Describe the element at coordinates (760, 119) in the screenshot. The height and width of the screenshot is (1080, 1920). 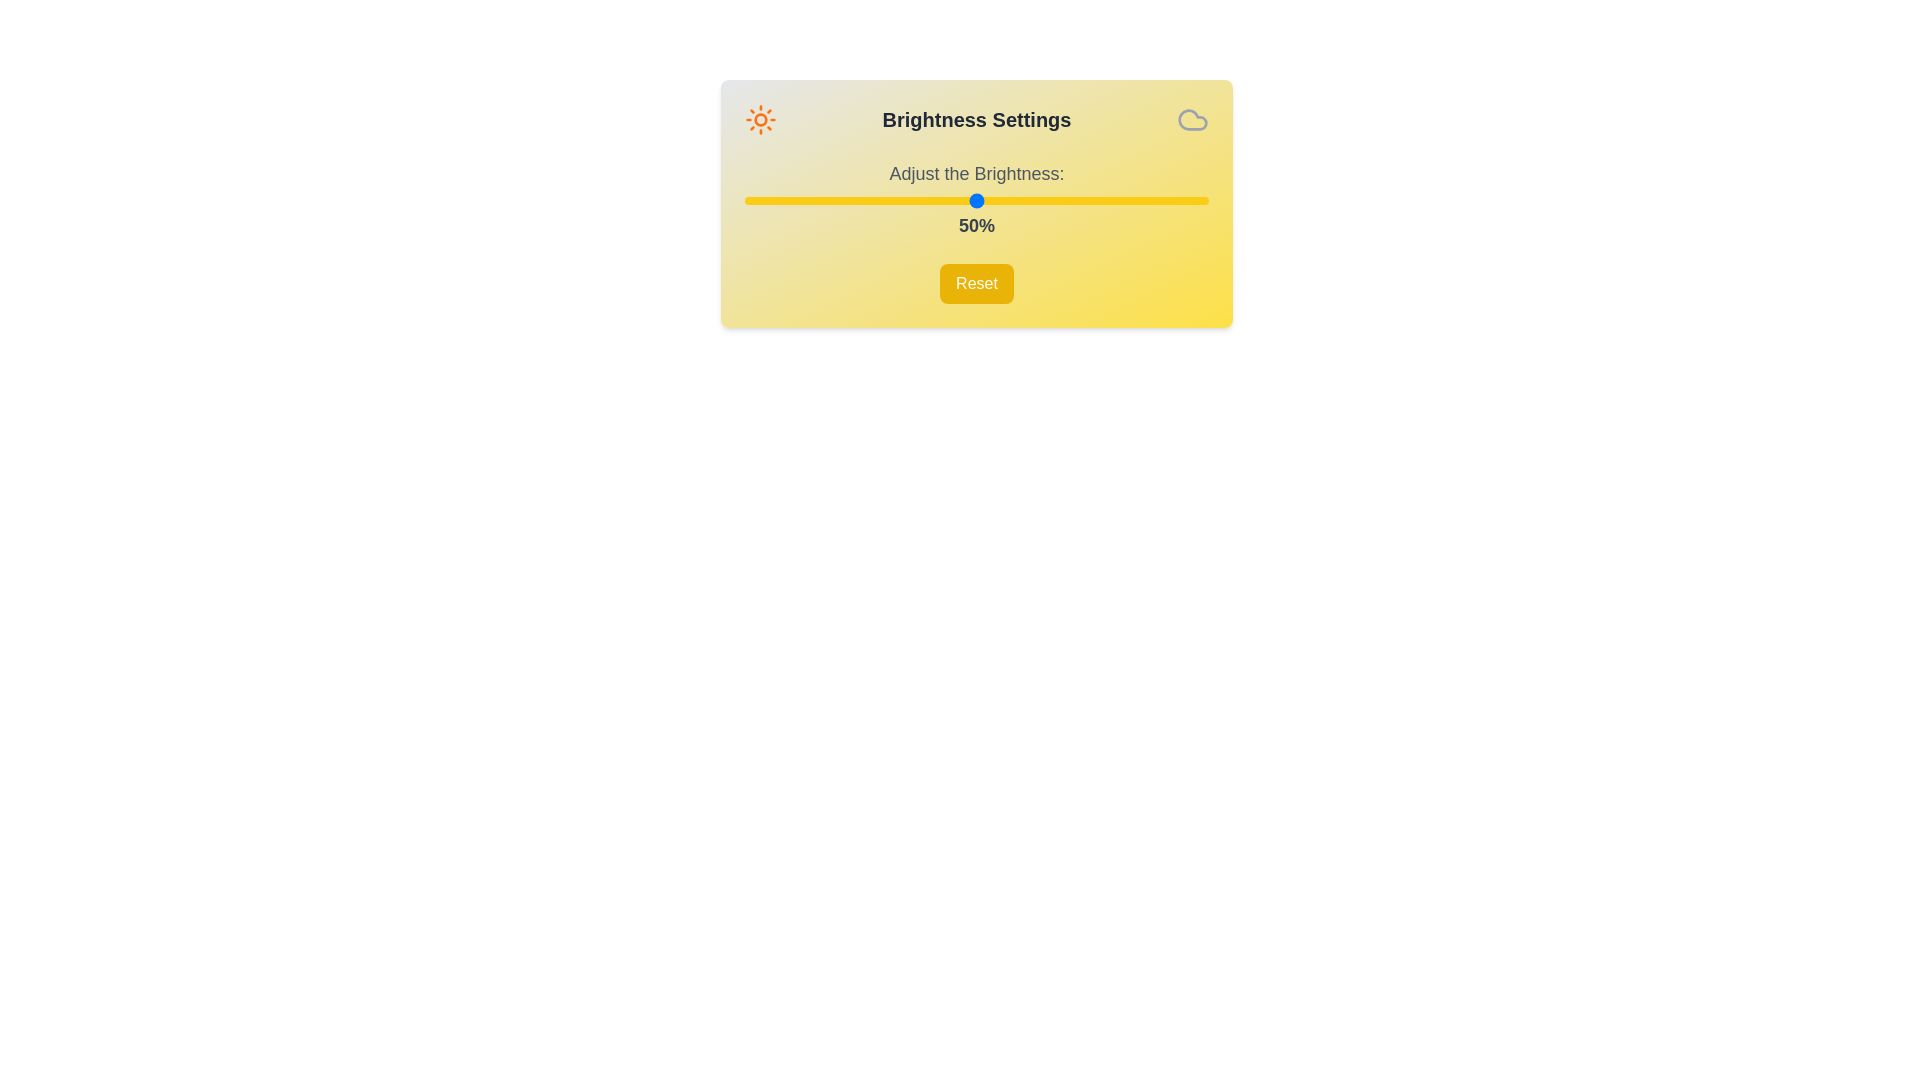
I see `the Sun icon in the header` at that location.